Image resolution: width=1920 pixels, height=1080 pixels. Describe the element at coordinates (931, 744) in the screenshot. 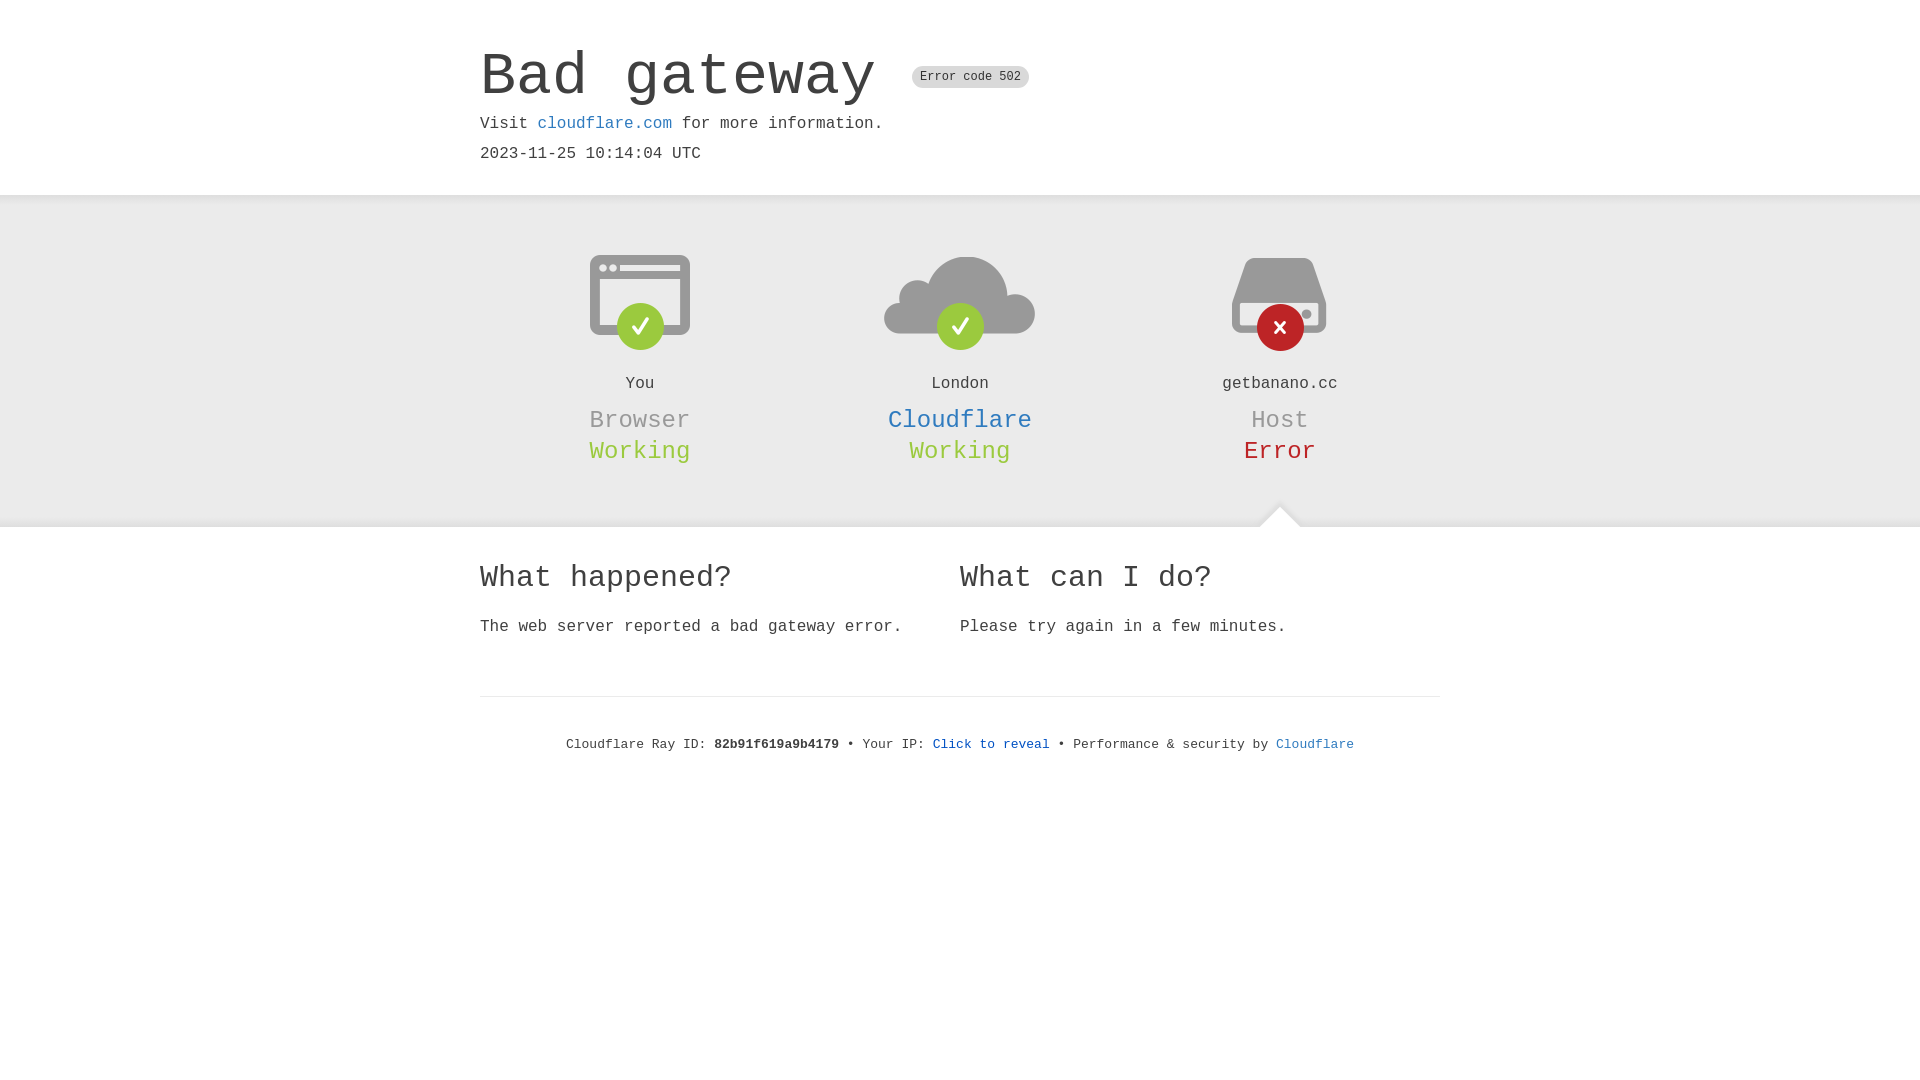

I see `'Click to reveal'` at that location.